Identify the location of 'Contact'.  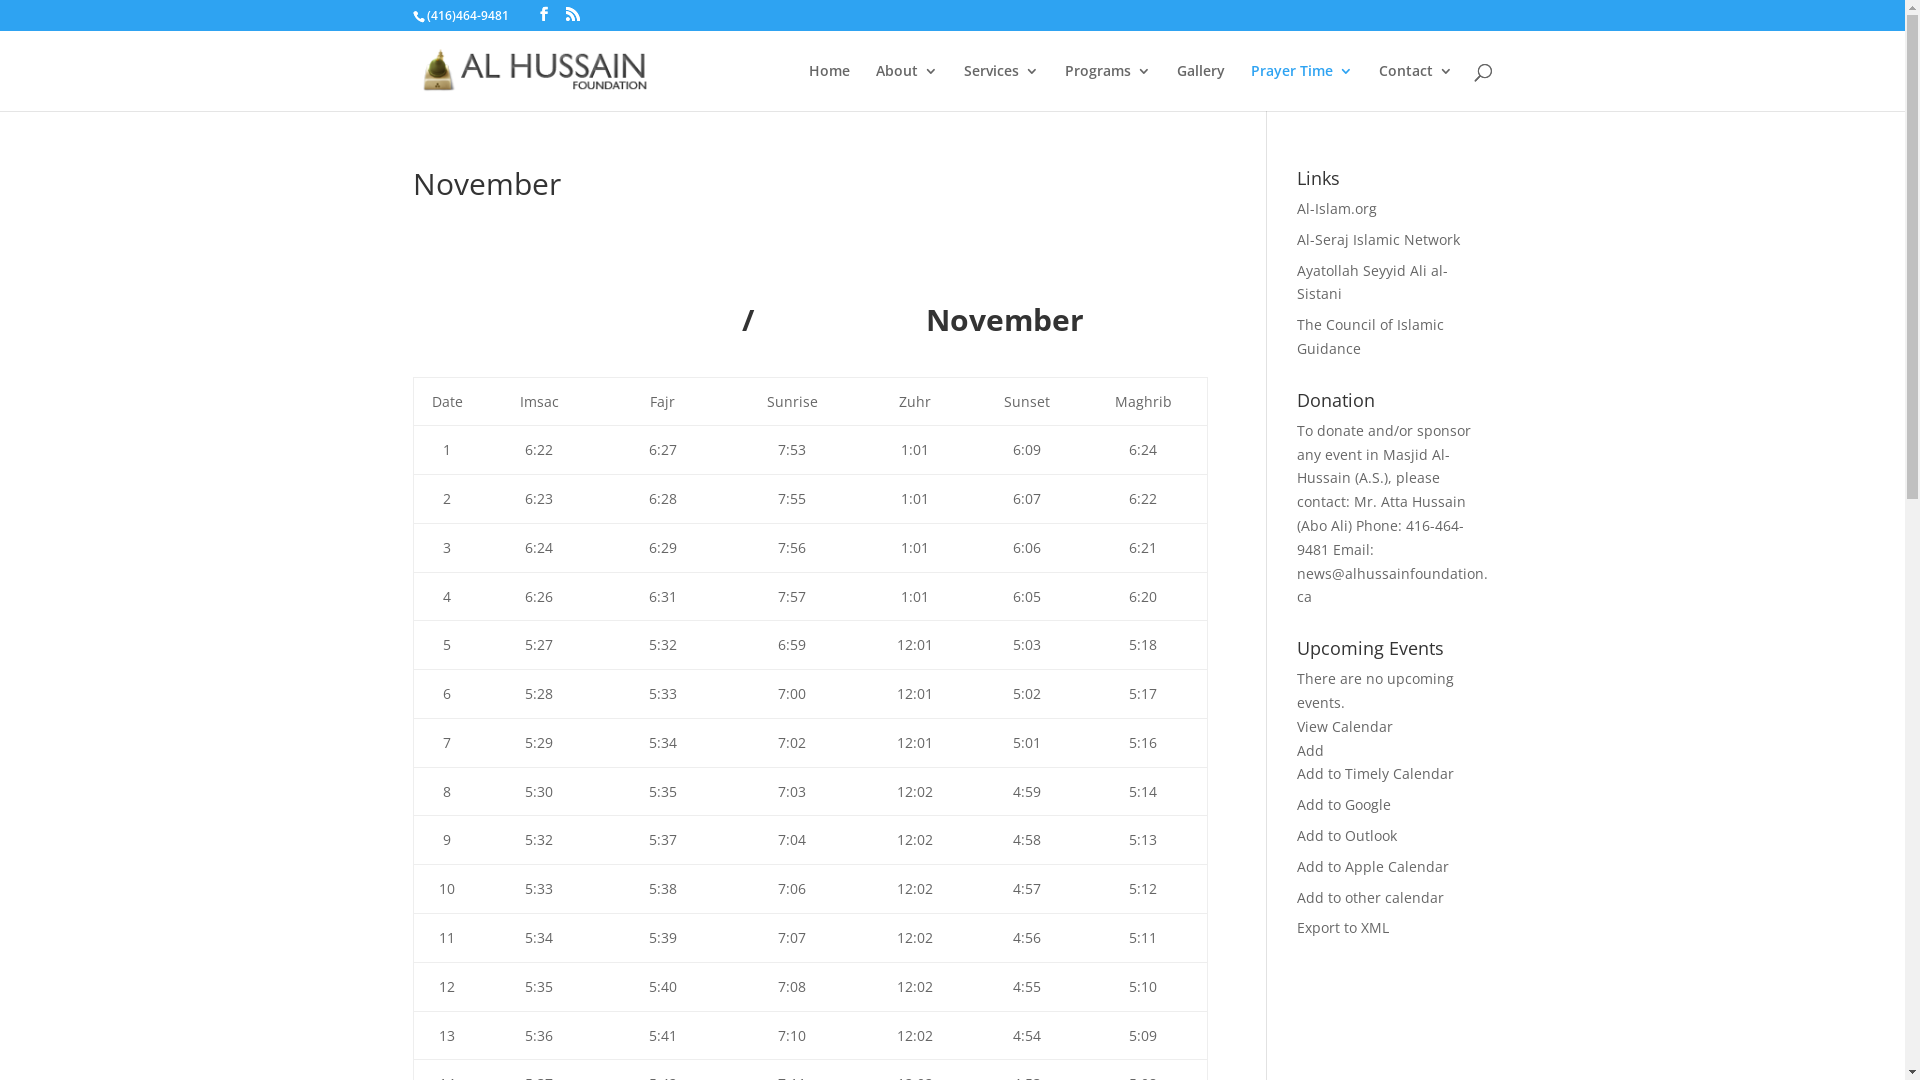
(1414, 86).